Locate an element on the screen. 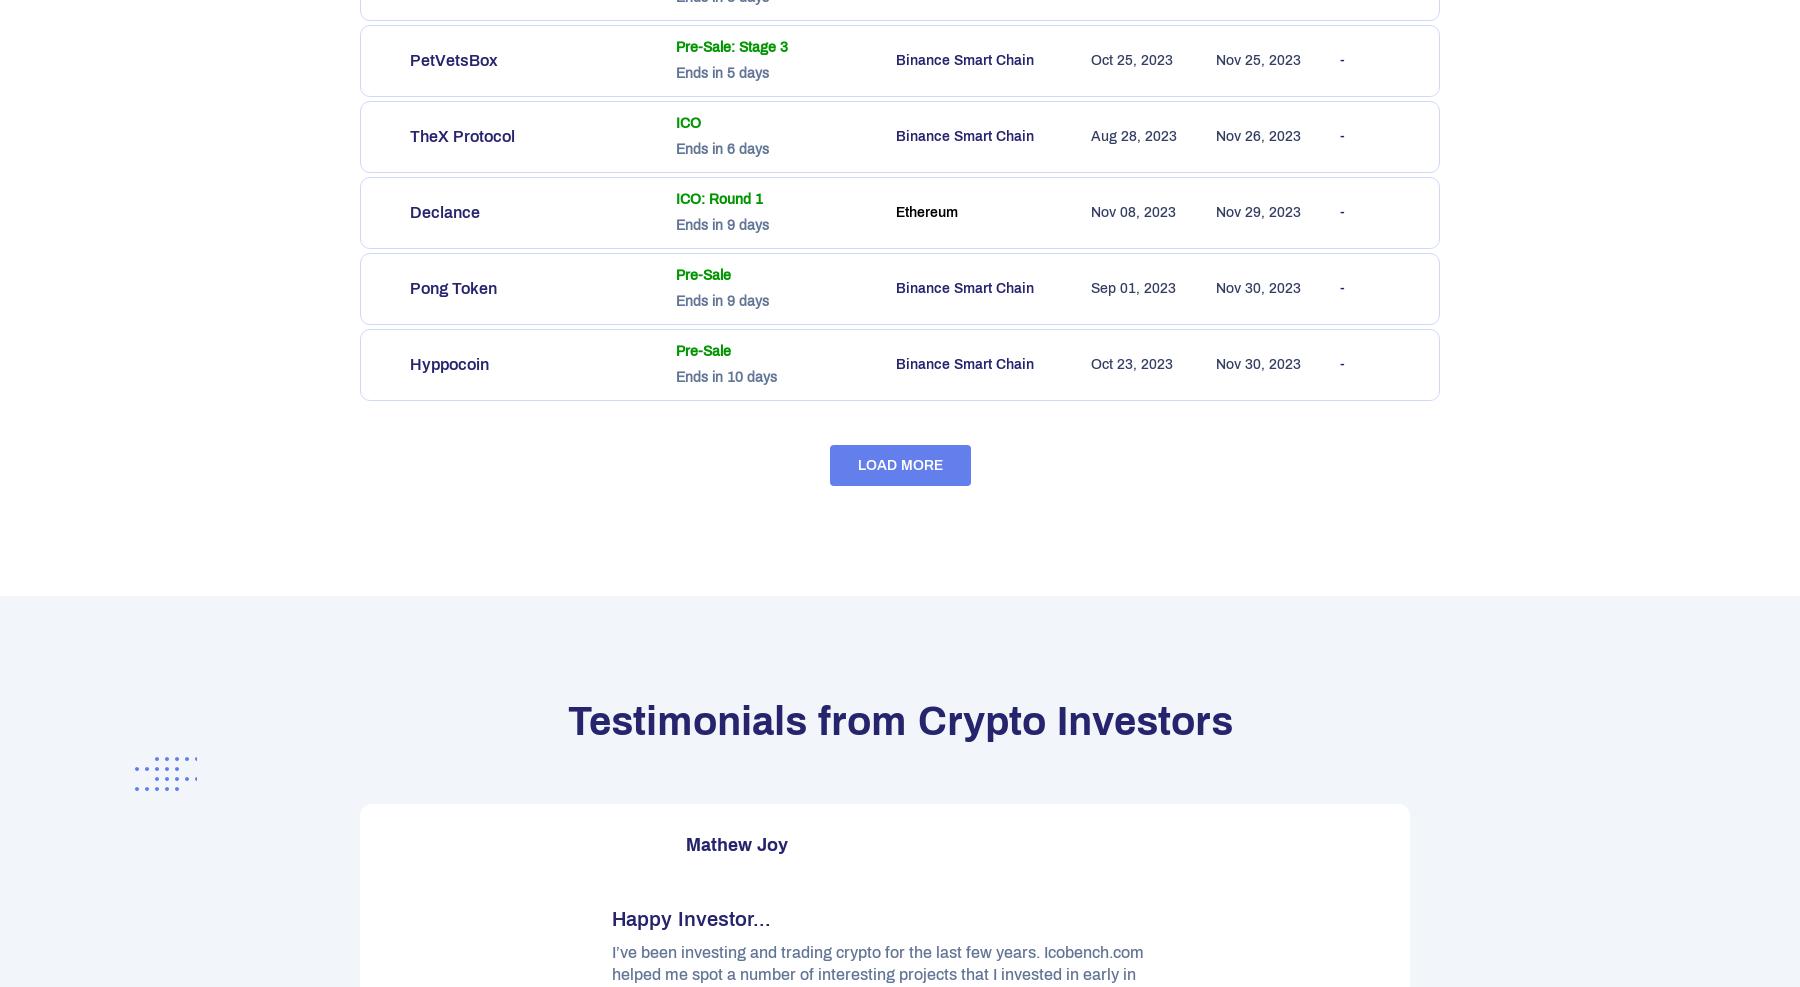 The height and width of the screenshot is (987, 1800). 'Nov 26, 2023' is located at coordinates (1215, 136).